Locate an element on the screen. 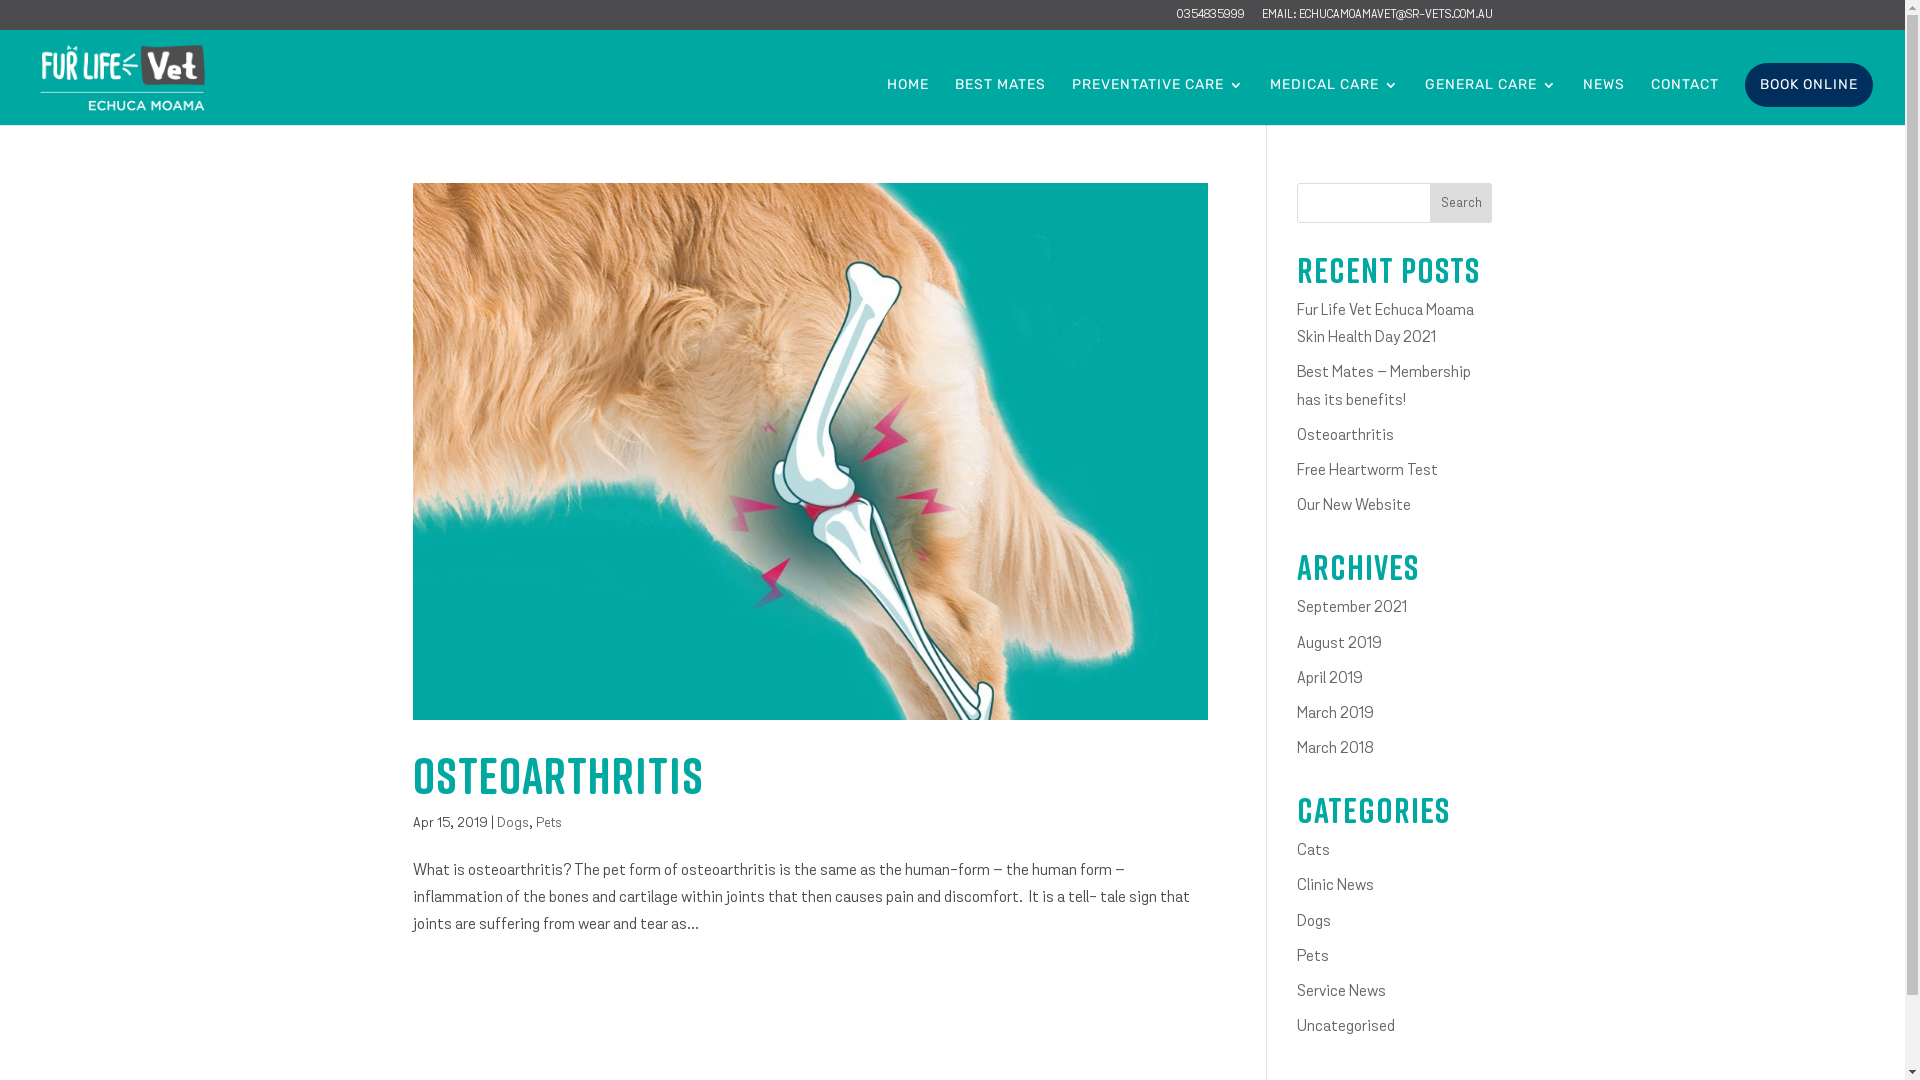 The image size is (1920, 1080). 'GENERAL CARE' is located at coordinates (1491, 101).